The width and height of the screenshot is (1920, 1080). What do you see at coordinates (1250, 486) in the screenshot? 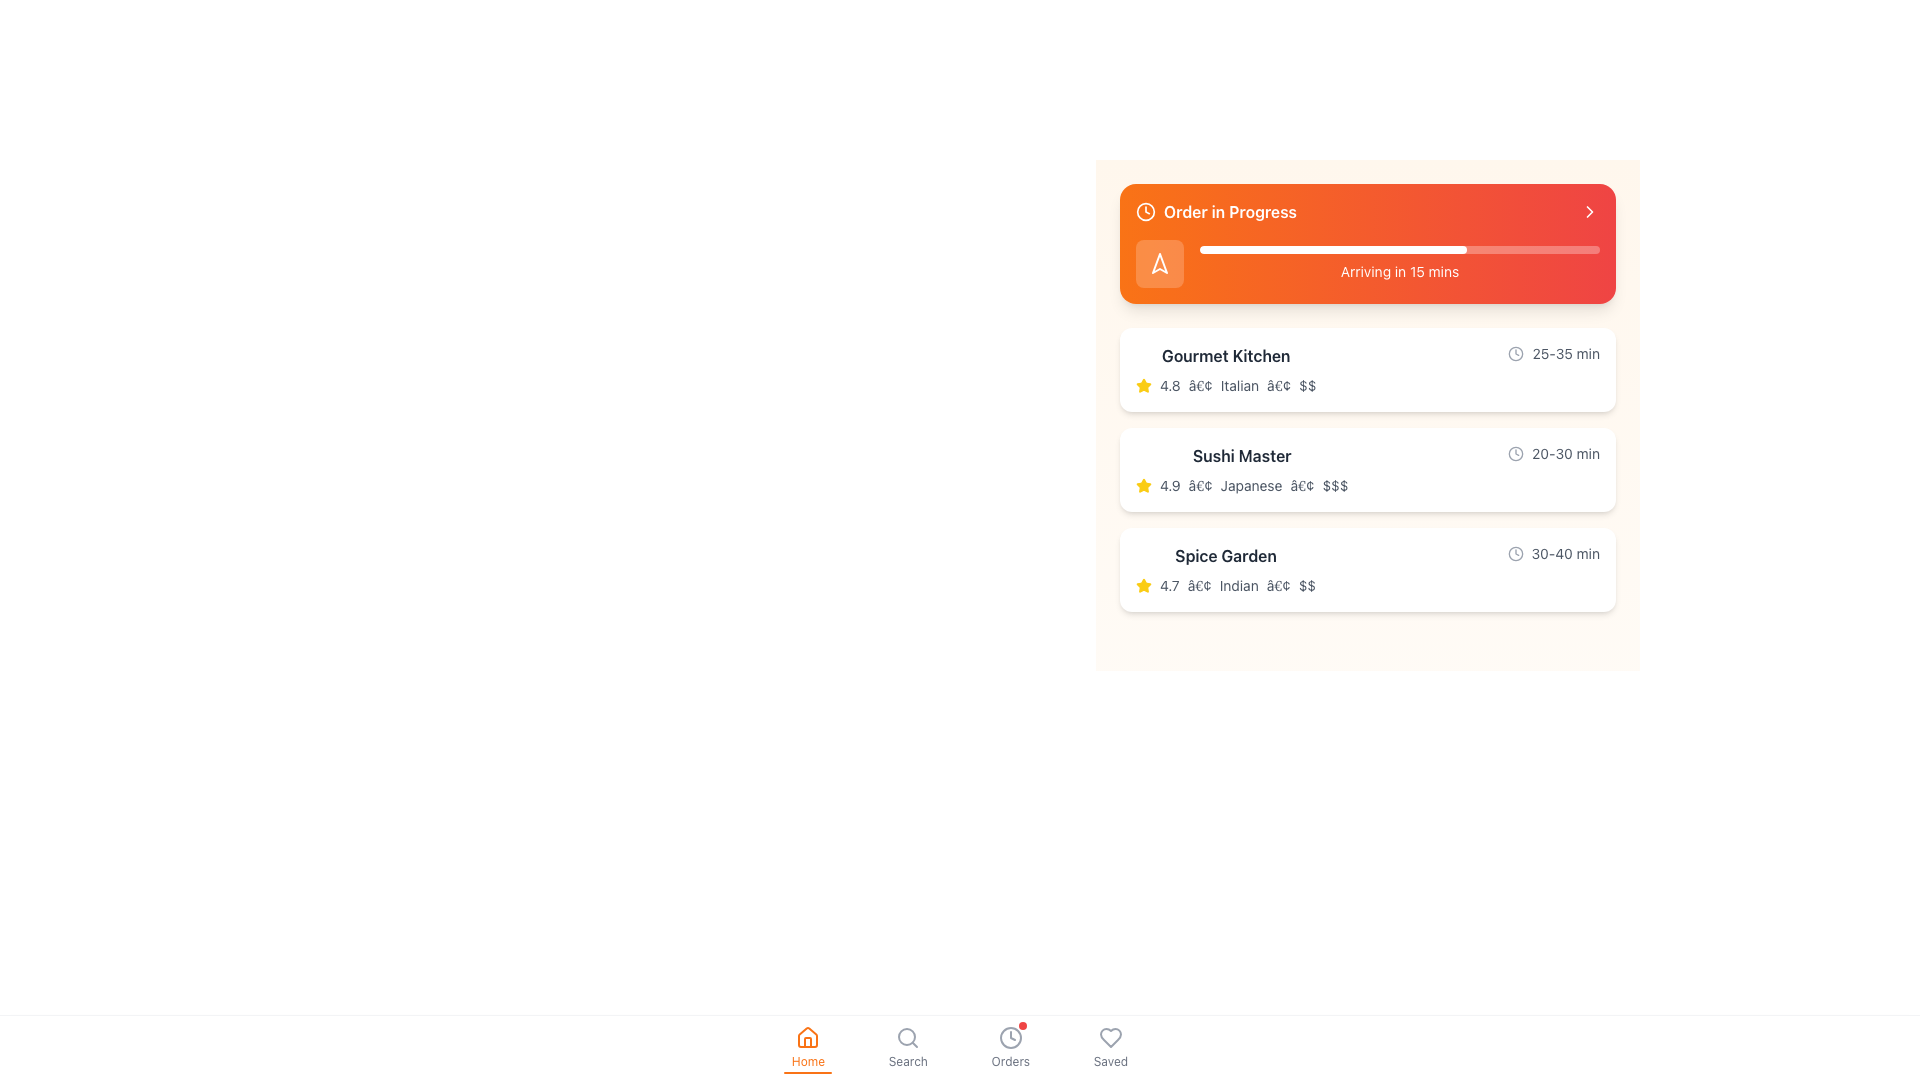
I see `text label indicating the cuisine type 'Japanese' in the second restaurant card of the list, which includes a star rating and pricing information` at bounding box center [1250, 486].